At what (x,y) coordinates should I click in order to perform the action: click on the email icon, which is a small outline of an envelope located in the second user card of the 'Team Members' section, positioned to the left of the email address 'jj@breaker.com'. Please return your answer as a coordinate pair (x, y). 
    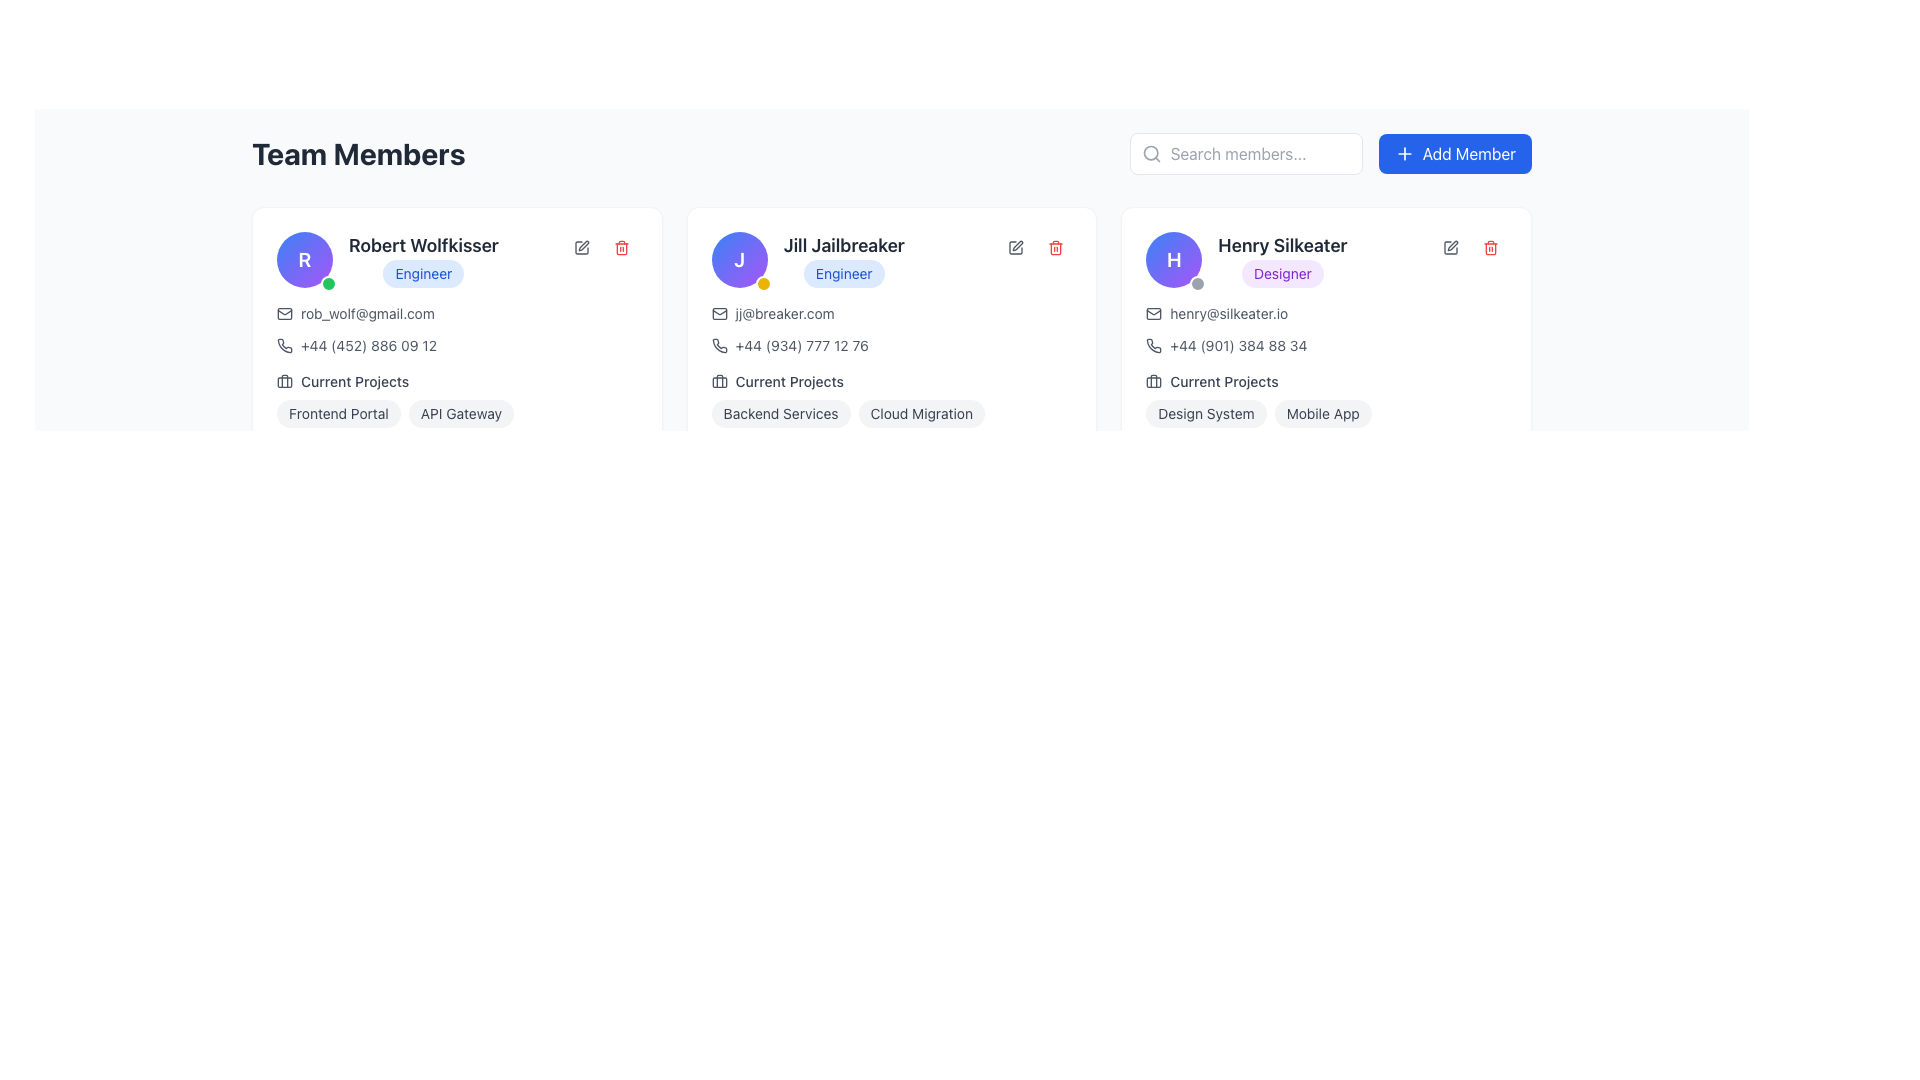
    Looking at the image, I should click on (719, 313).